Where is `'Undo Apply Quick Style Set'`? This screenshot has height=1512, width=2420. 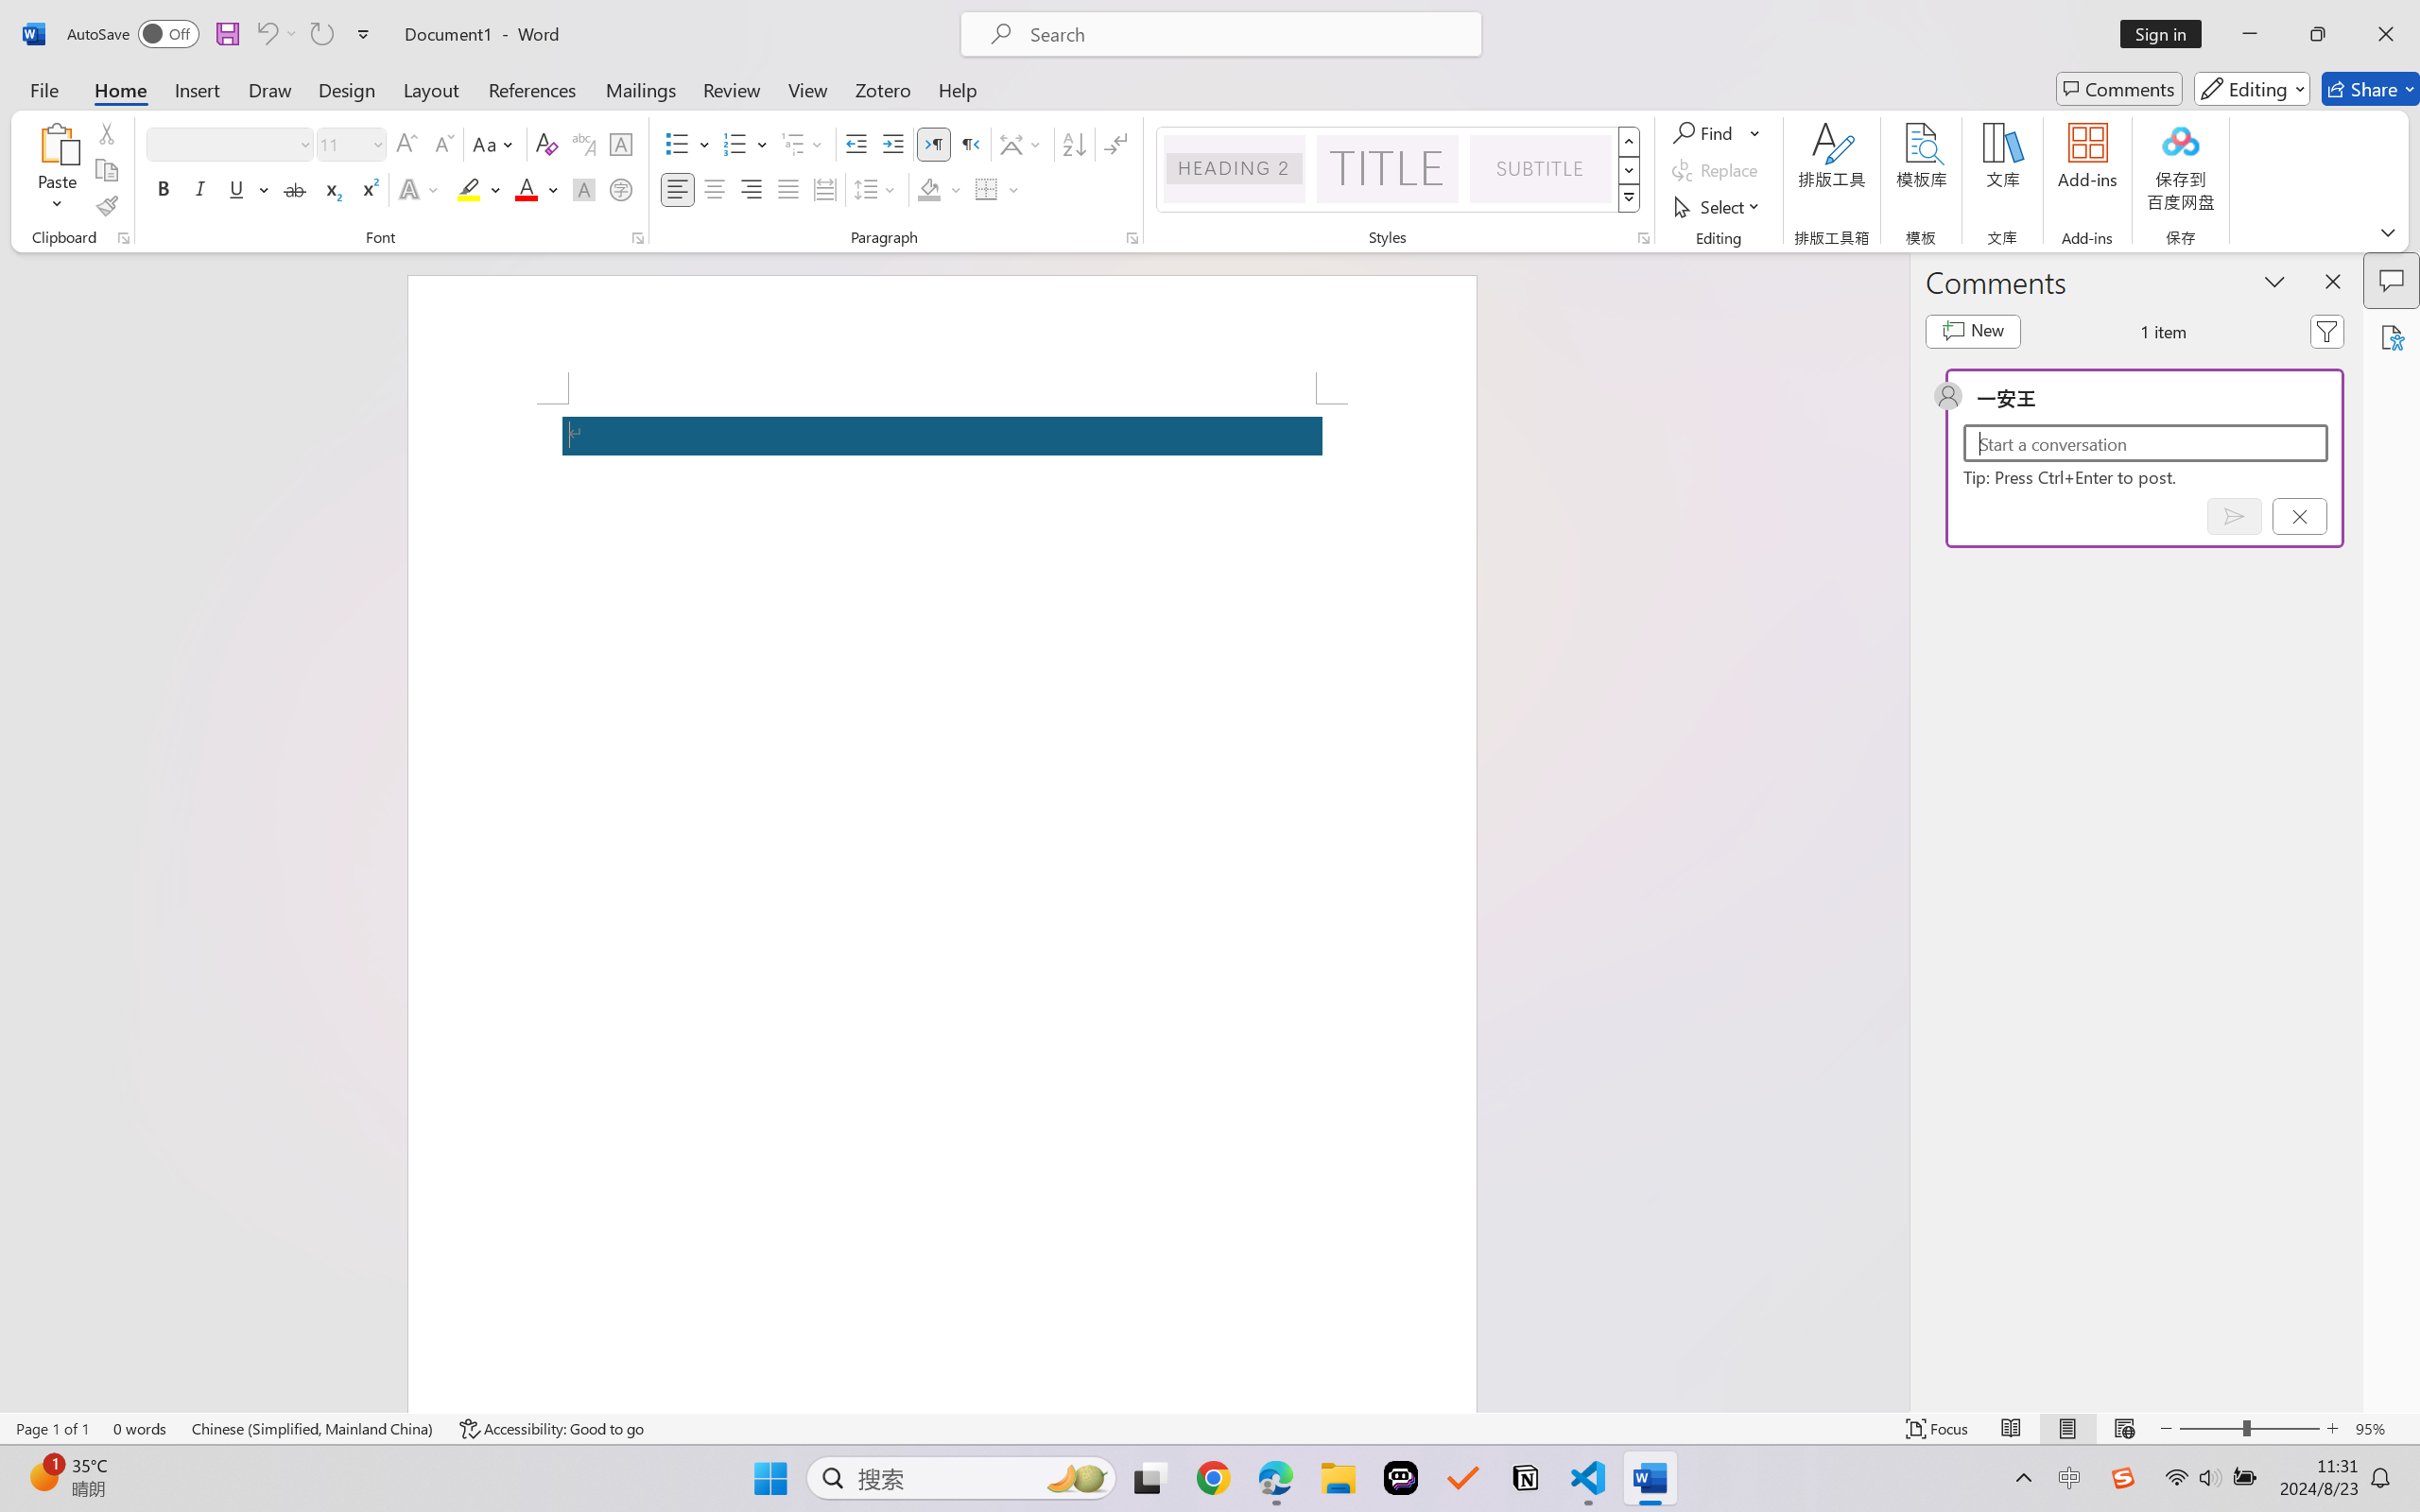 'Undo Apply Quick Style Set' is located at coordinates (274, 33).